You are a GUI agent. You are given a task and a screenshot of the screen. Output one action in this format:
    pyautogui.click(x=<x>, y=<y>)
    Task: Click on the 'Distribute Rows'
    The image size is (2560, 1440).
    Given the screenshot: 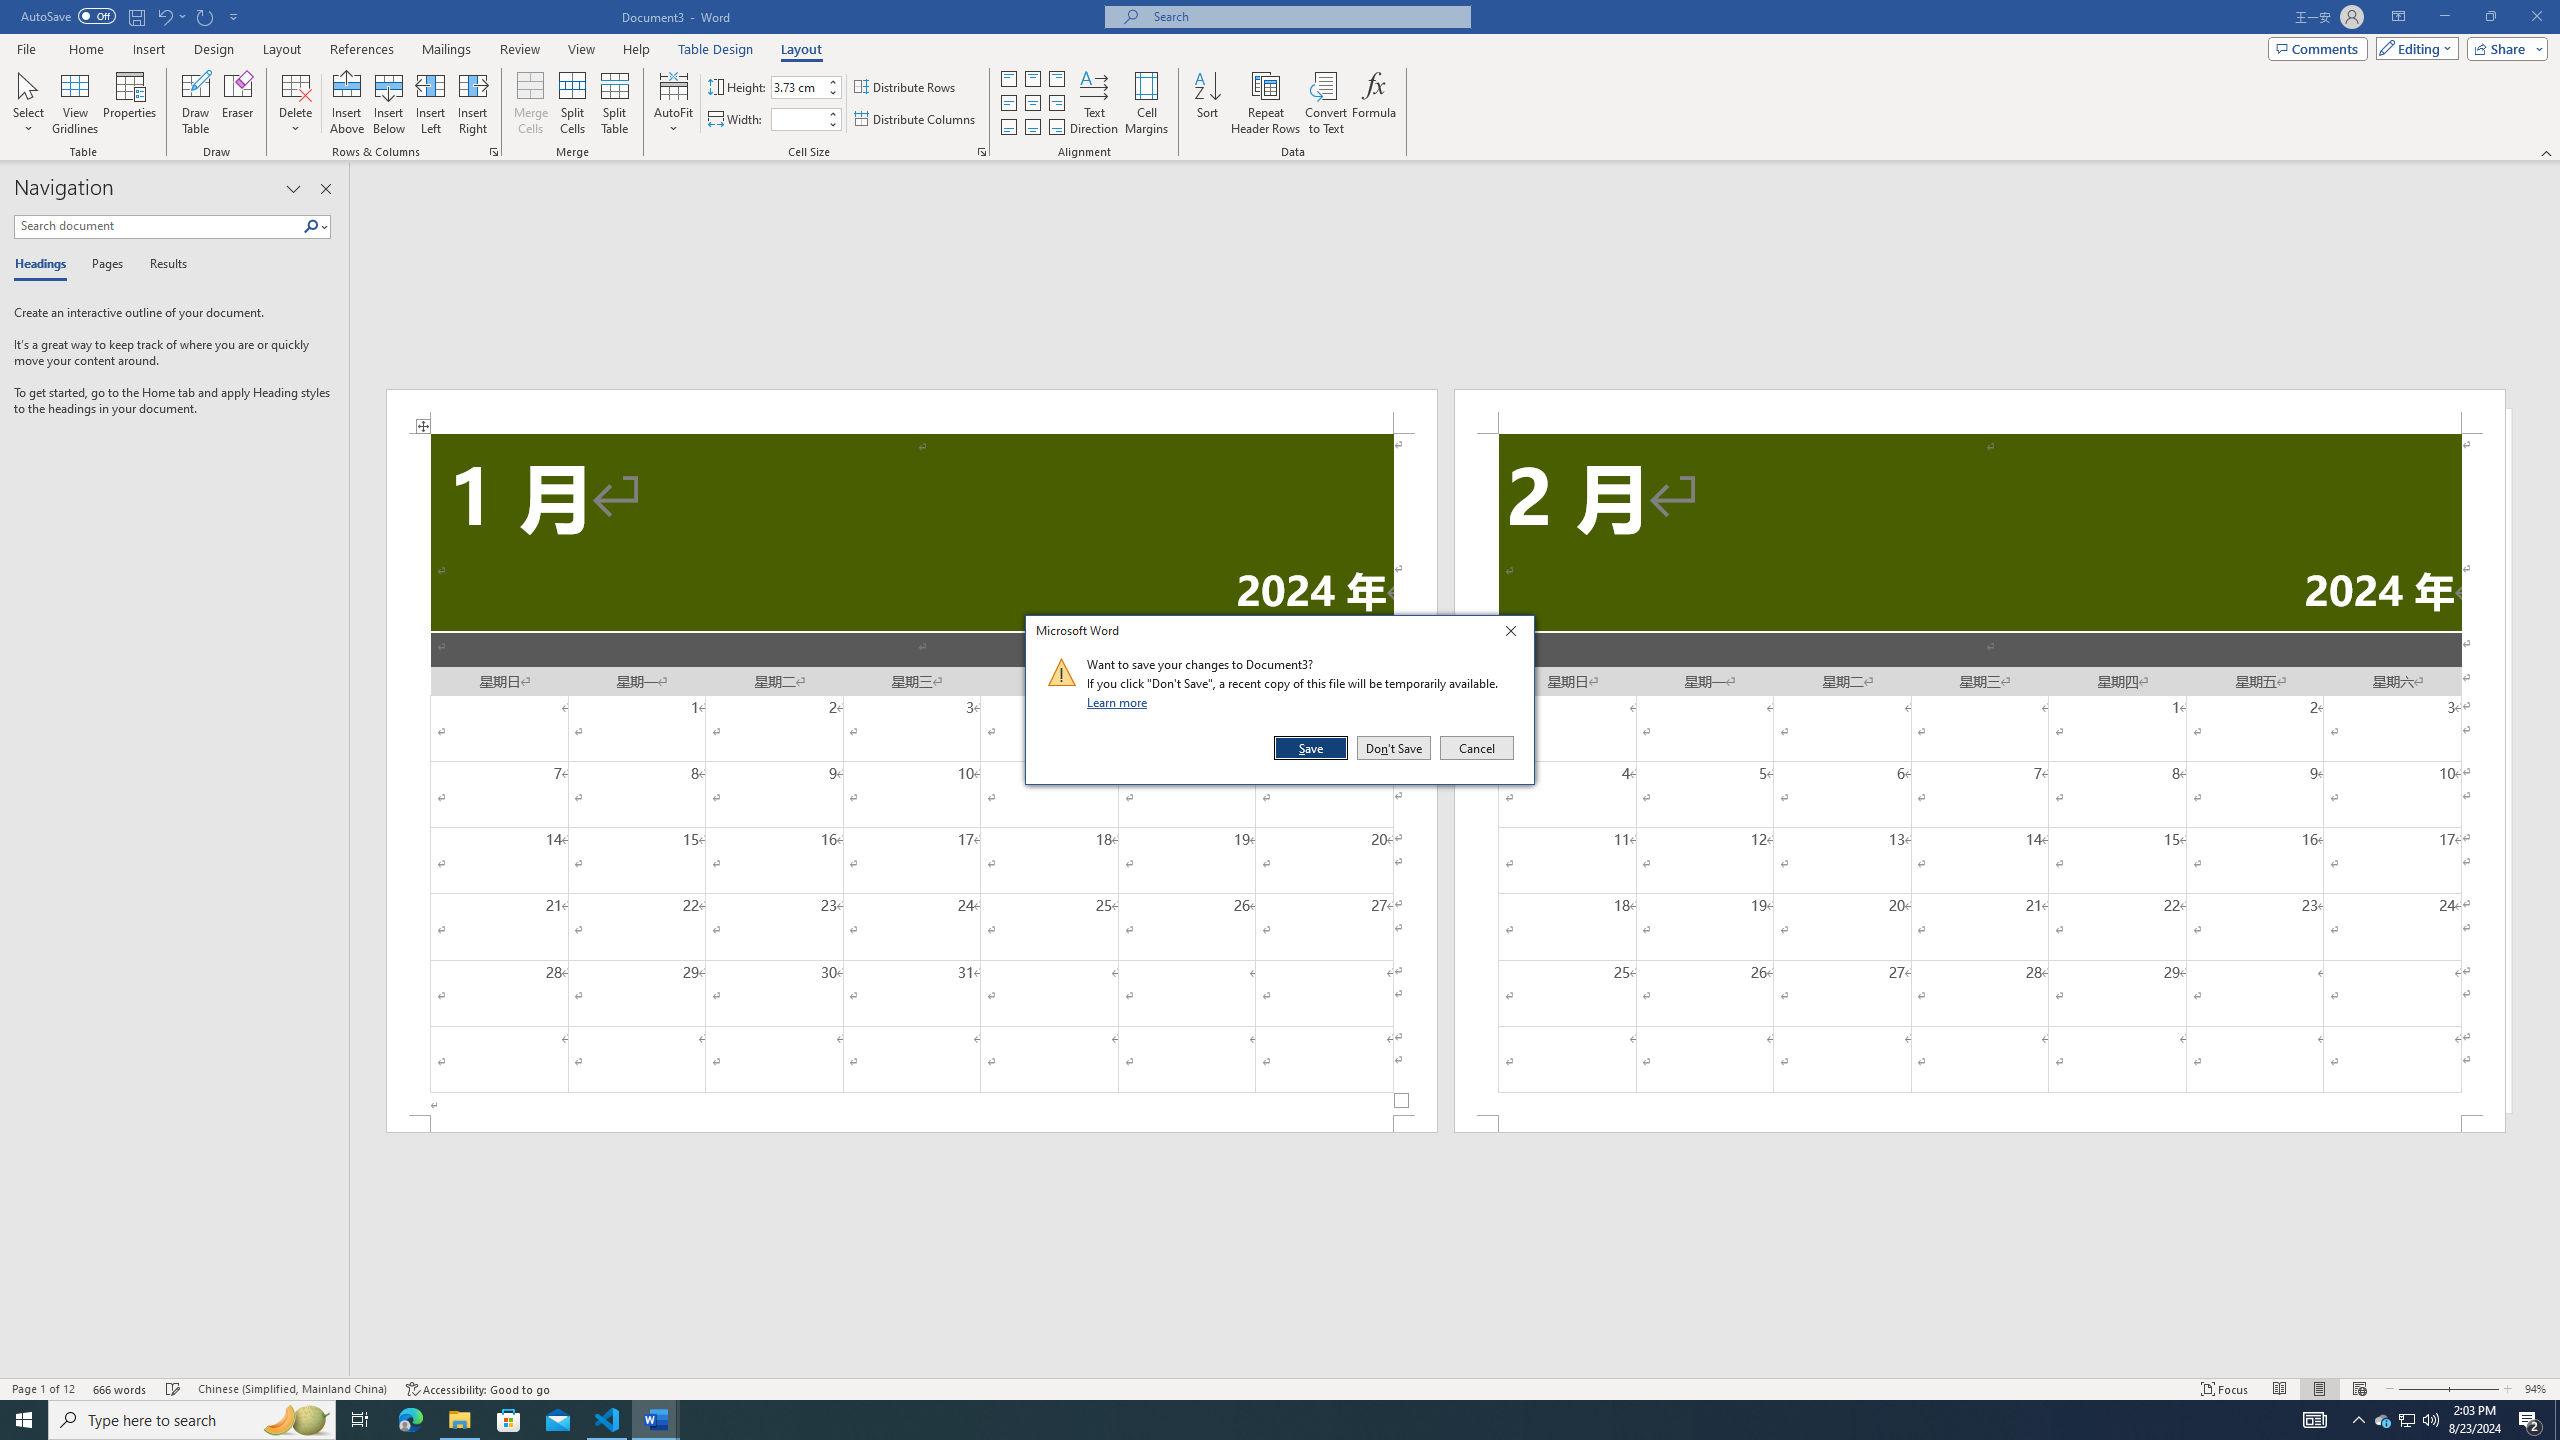 What is the action you would take?
    pyautogui.click(x=905, y=87)
    